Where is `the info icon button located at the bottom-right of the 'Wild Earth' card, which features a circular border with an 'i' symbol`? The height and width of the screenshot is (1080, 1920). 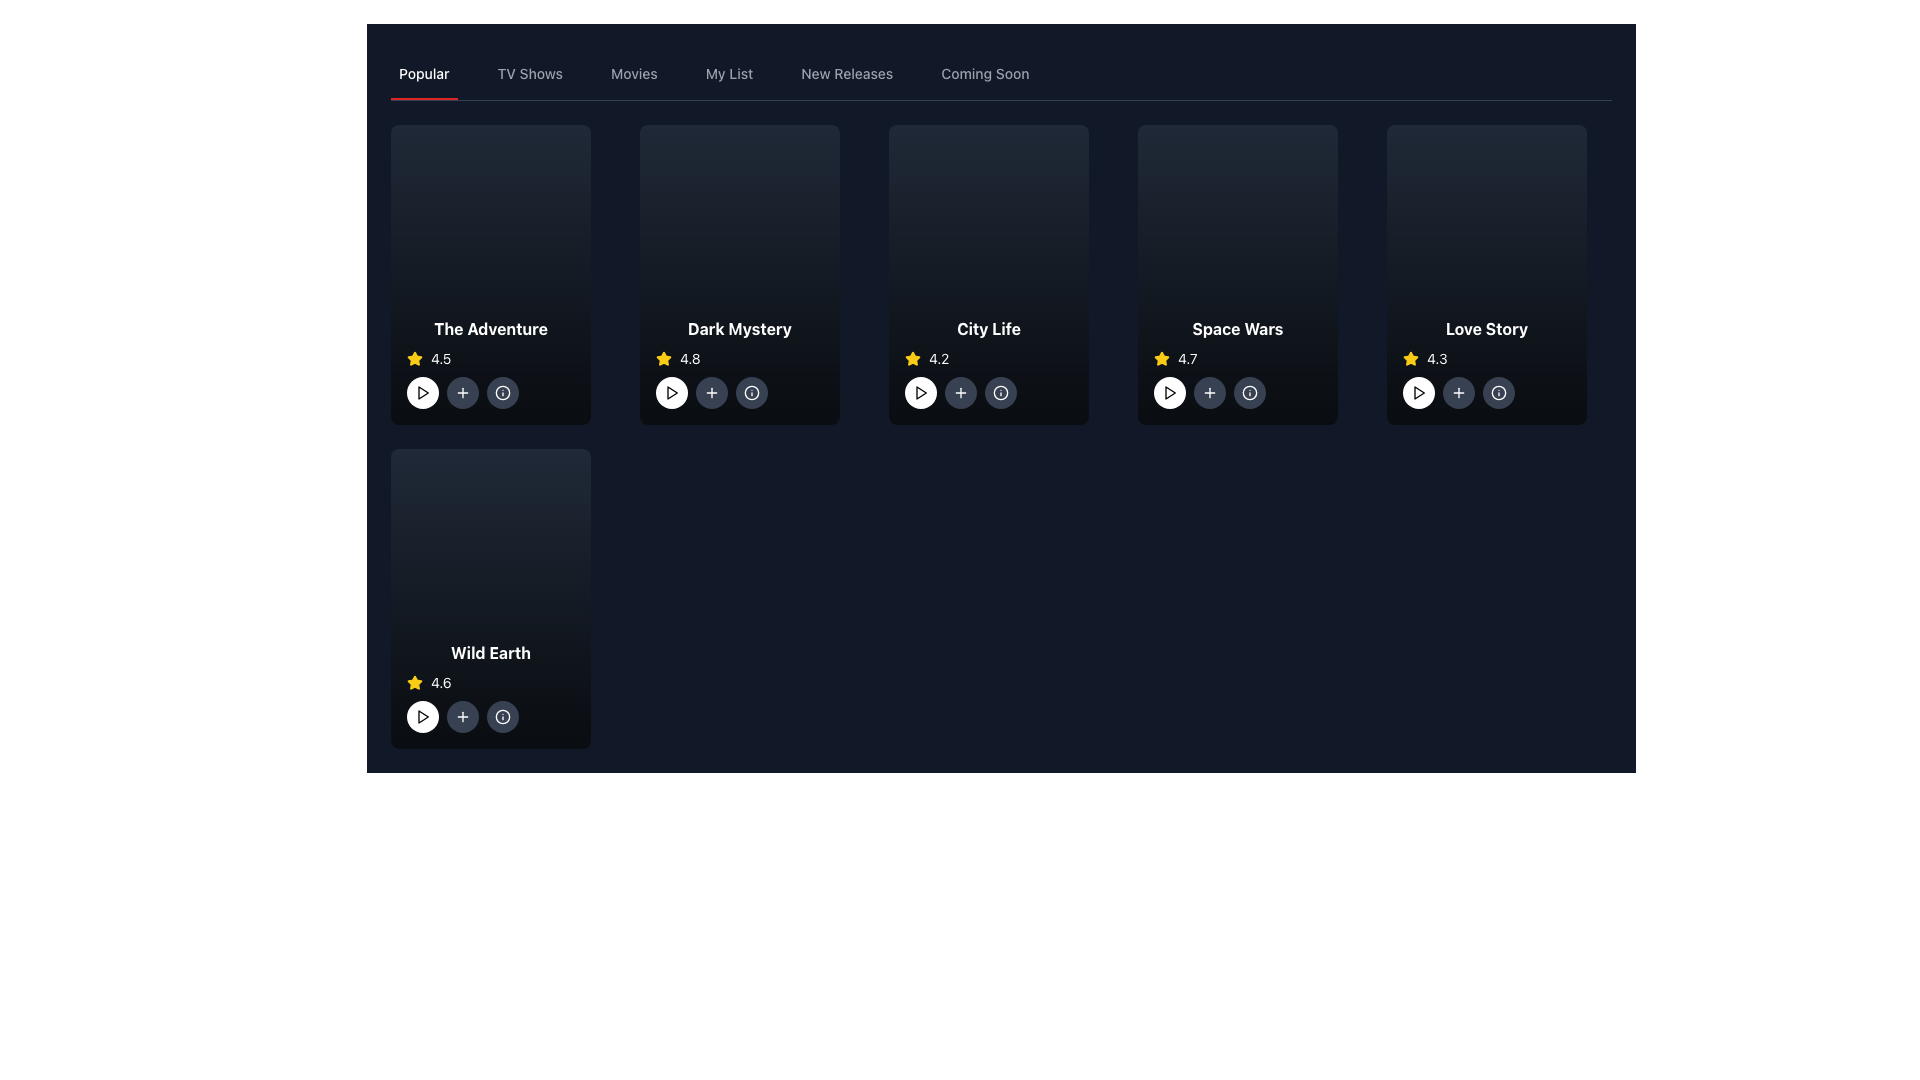
the info icon button located at the bottom-right of the 'Wild Earth' card, which features a circular border with an 'i' symbol is located at coordinates (503, 716).